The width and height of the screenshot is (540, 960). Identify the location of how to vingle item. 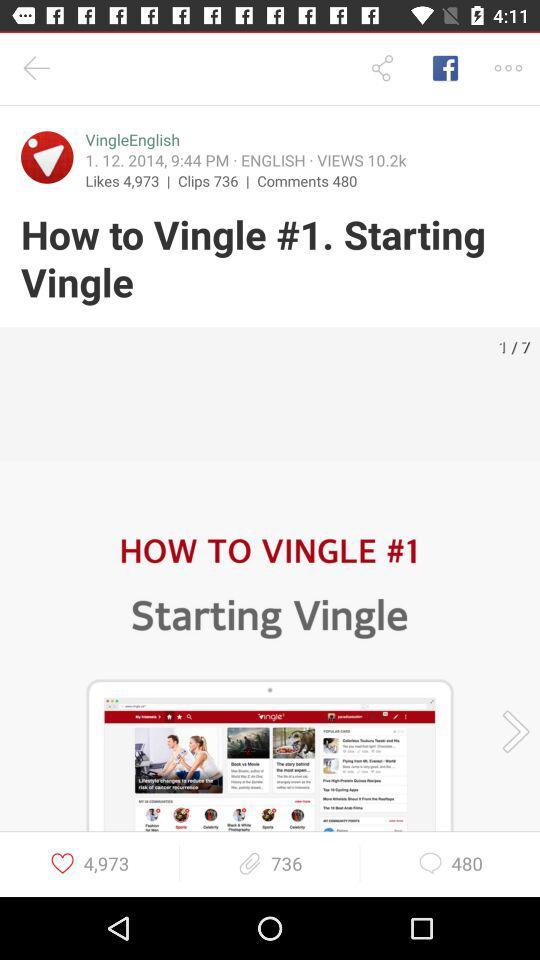
(270, 259).